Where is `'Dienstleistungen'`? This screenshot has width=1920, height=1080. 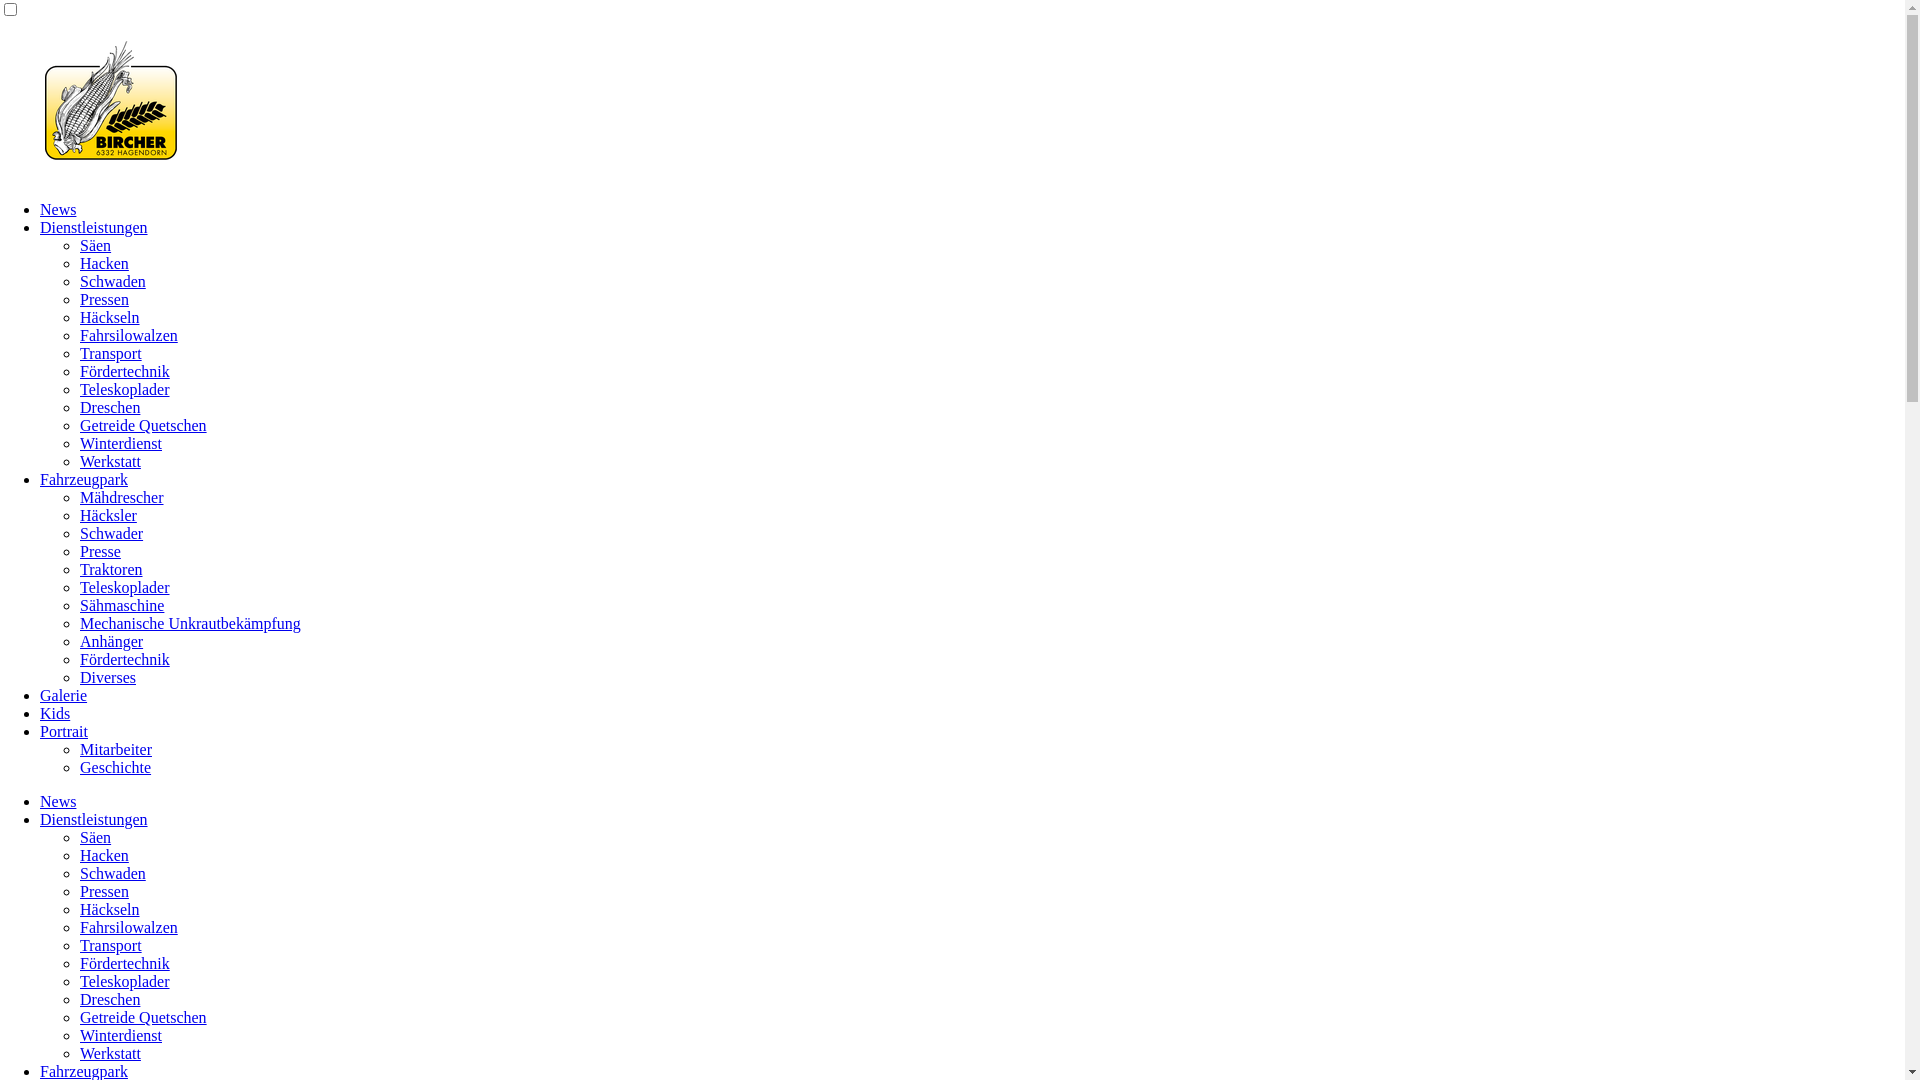
'Dienstleistungen' is located at coordinates (93, 819).